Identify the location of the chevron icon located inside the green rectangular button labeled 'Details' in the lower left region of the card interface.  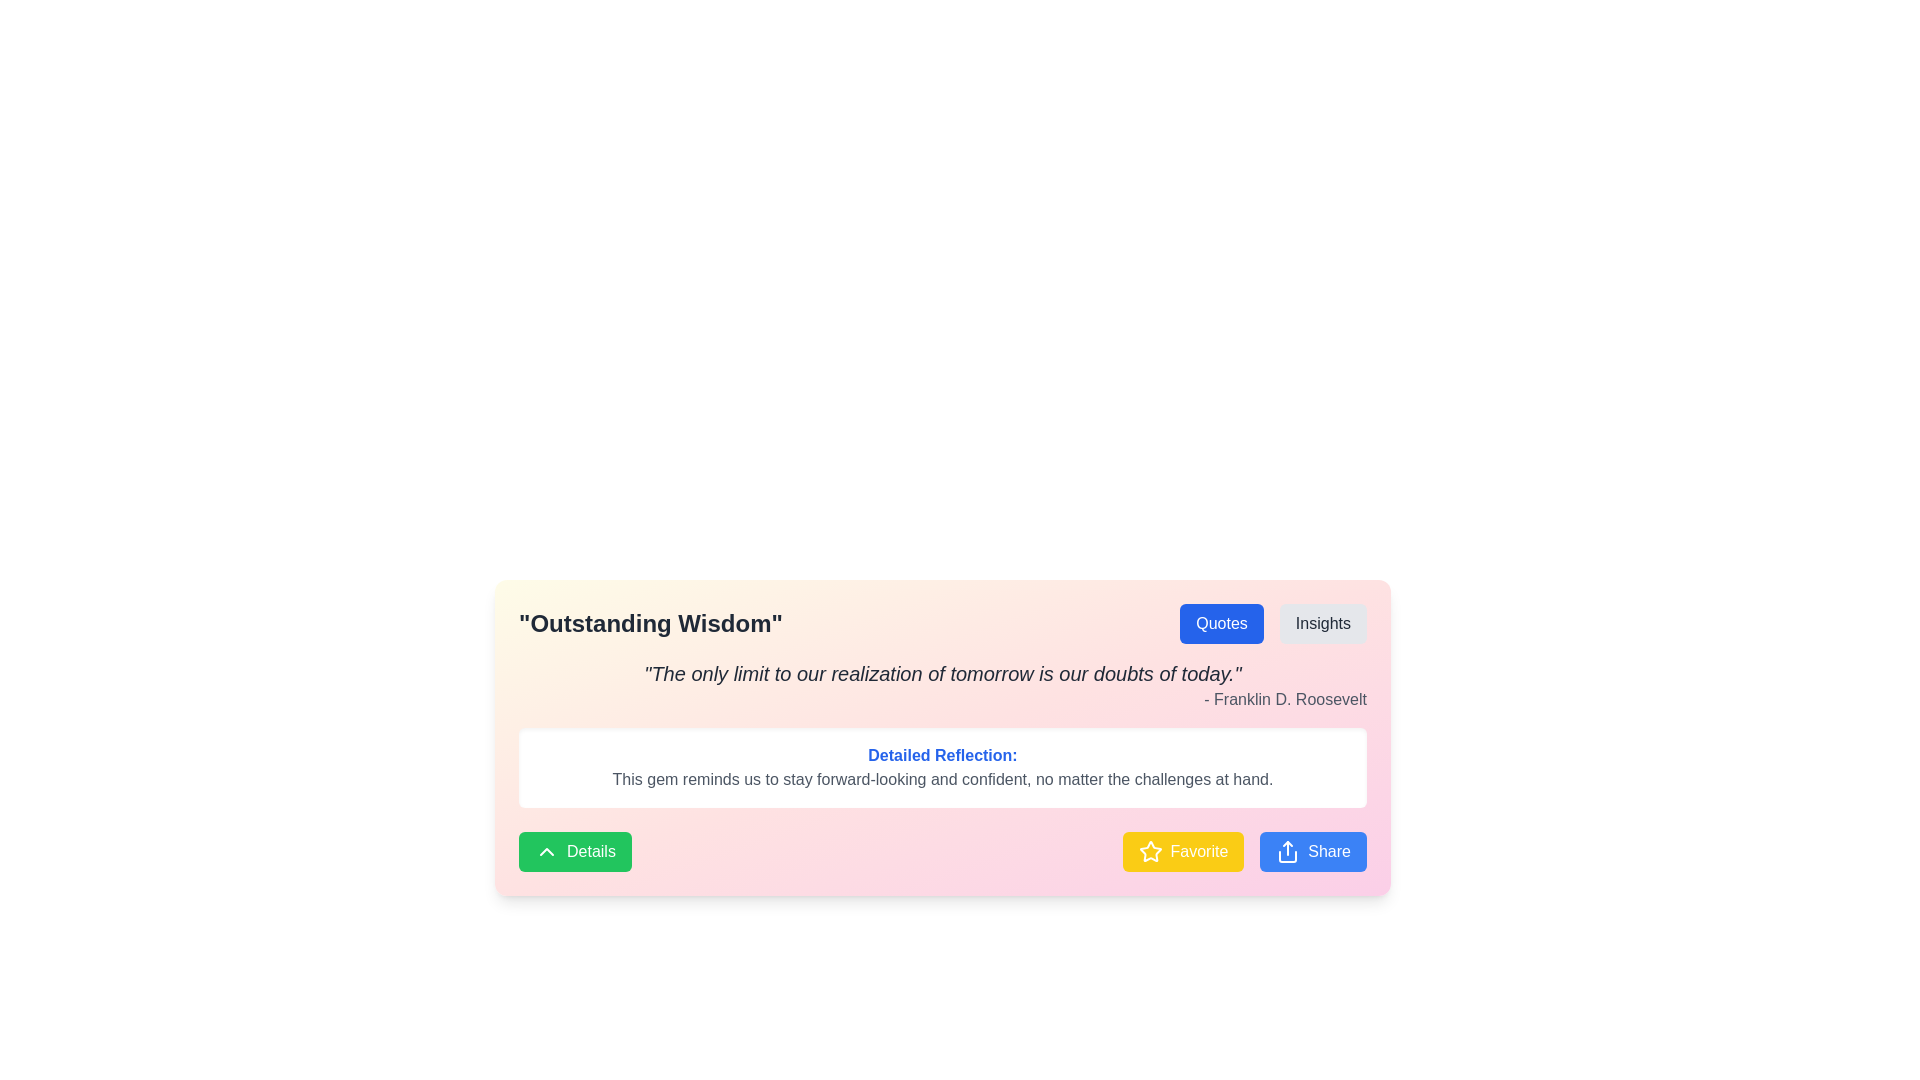
(547, 852).